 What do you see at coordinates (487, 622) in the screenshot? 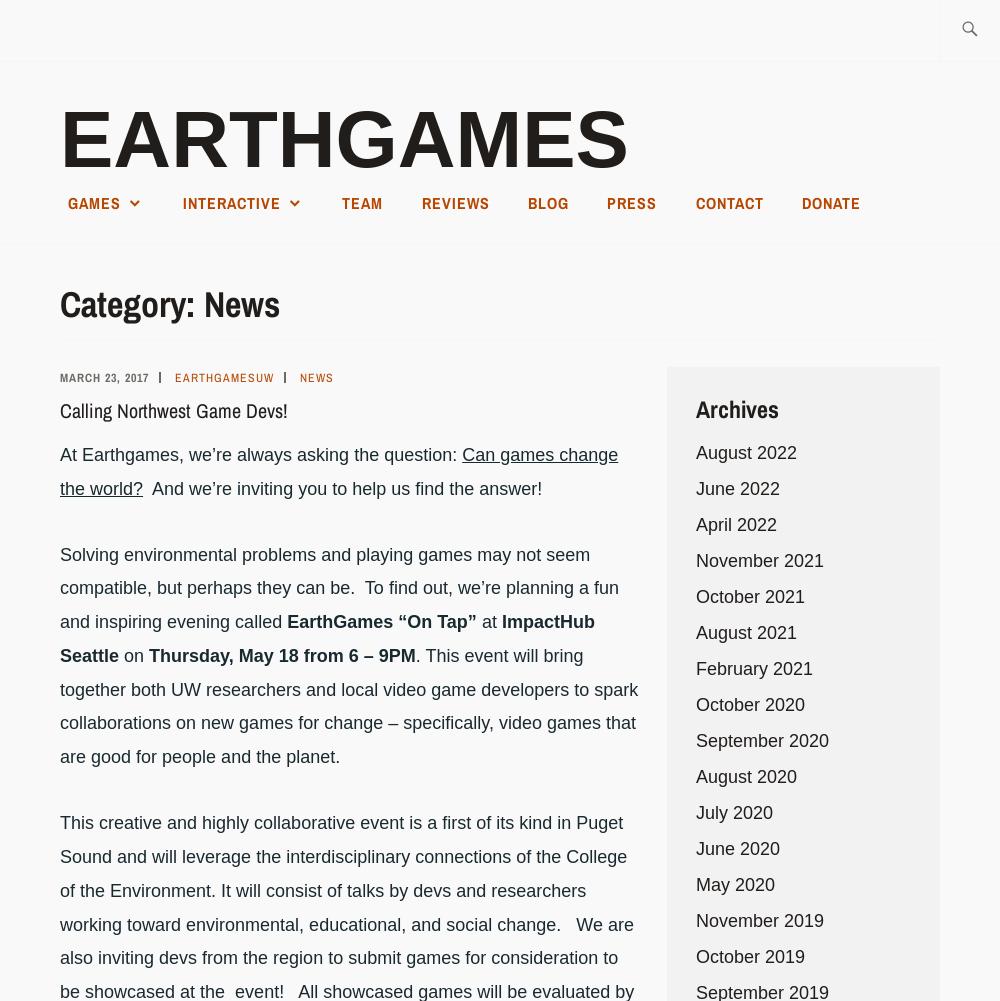
I see `'at'` at bounding box center [487, 622].